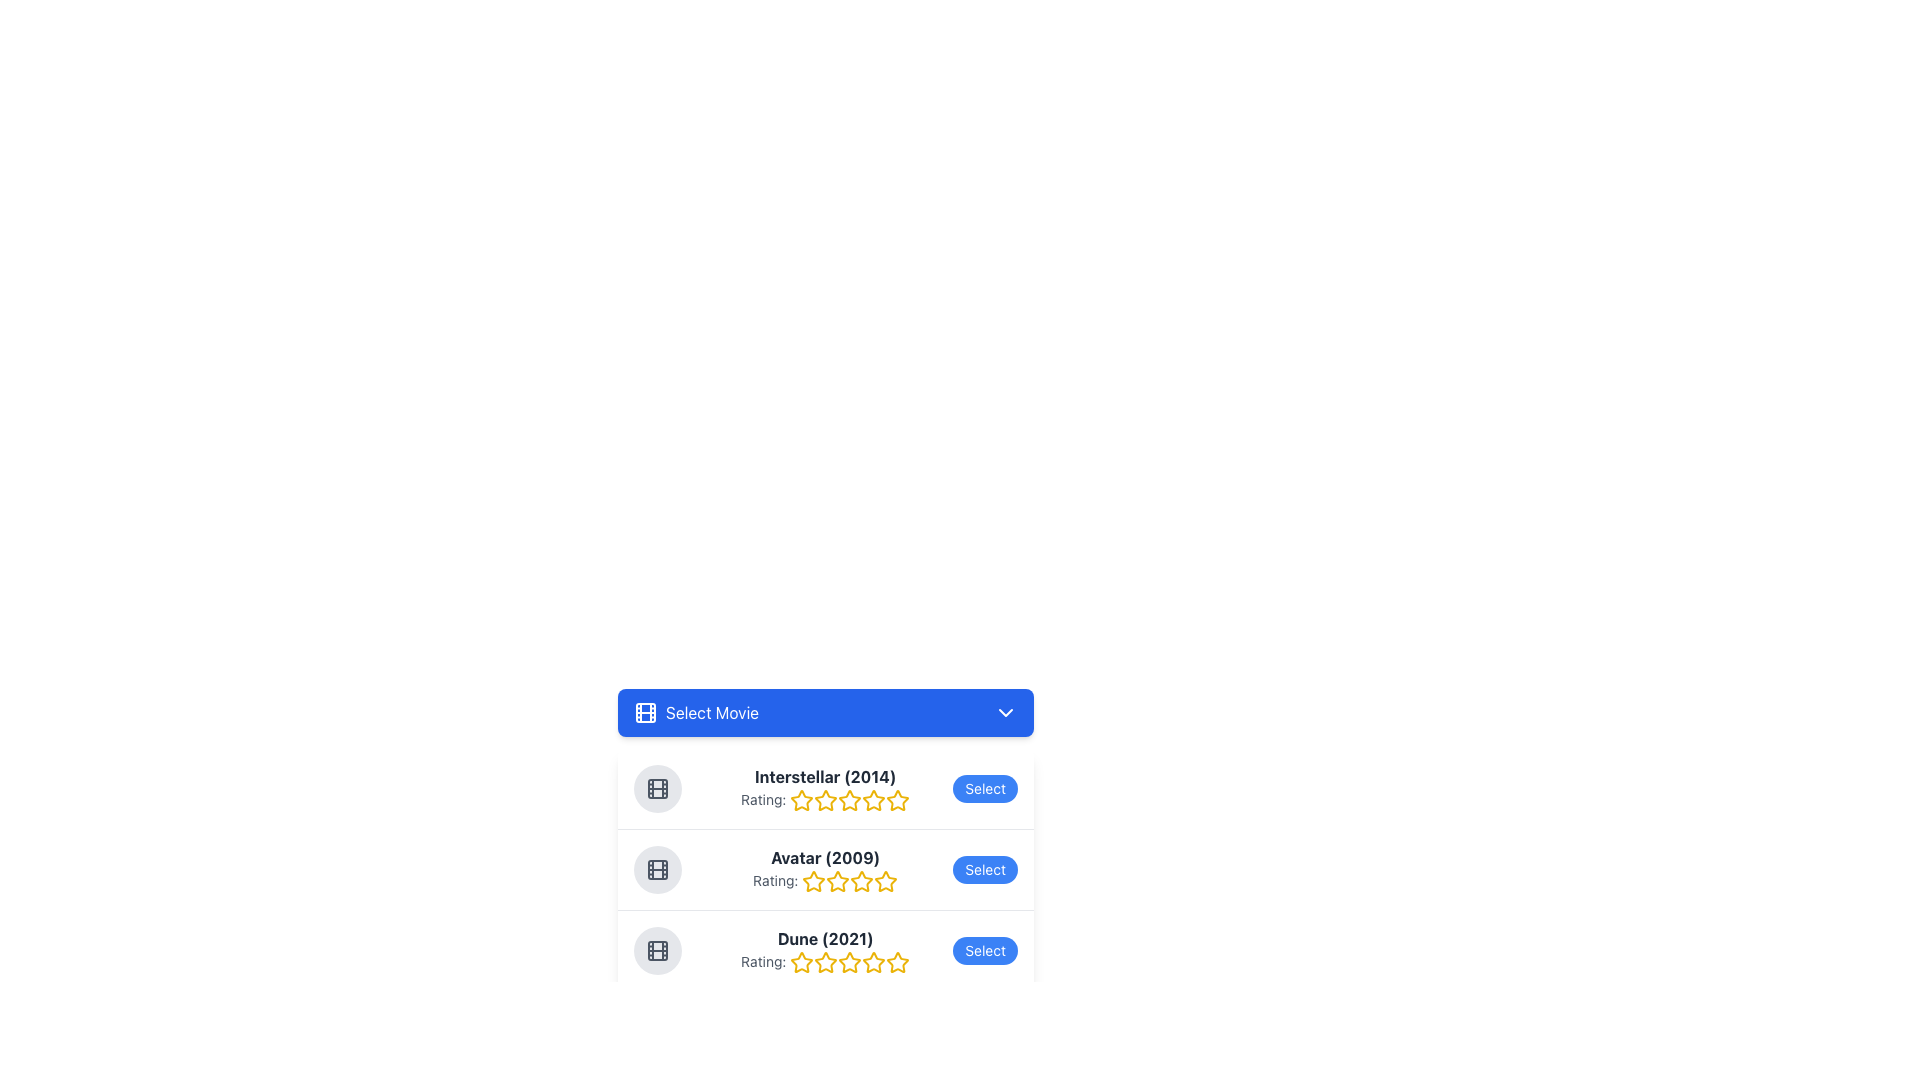  I want to click on the fifth star in the rating system for the movie 'Dune (2021)' to set or modify the rating, so click(897, 961).